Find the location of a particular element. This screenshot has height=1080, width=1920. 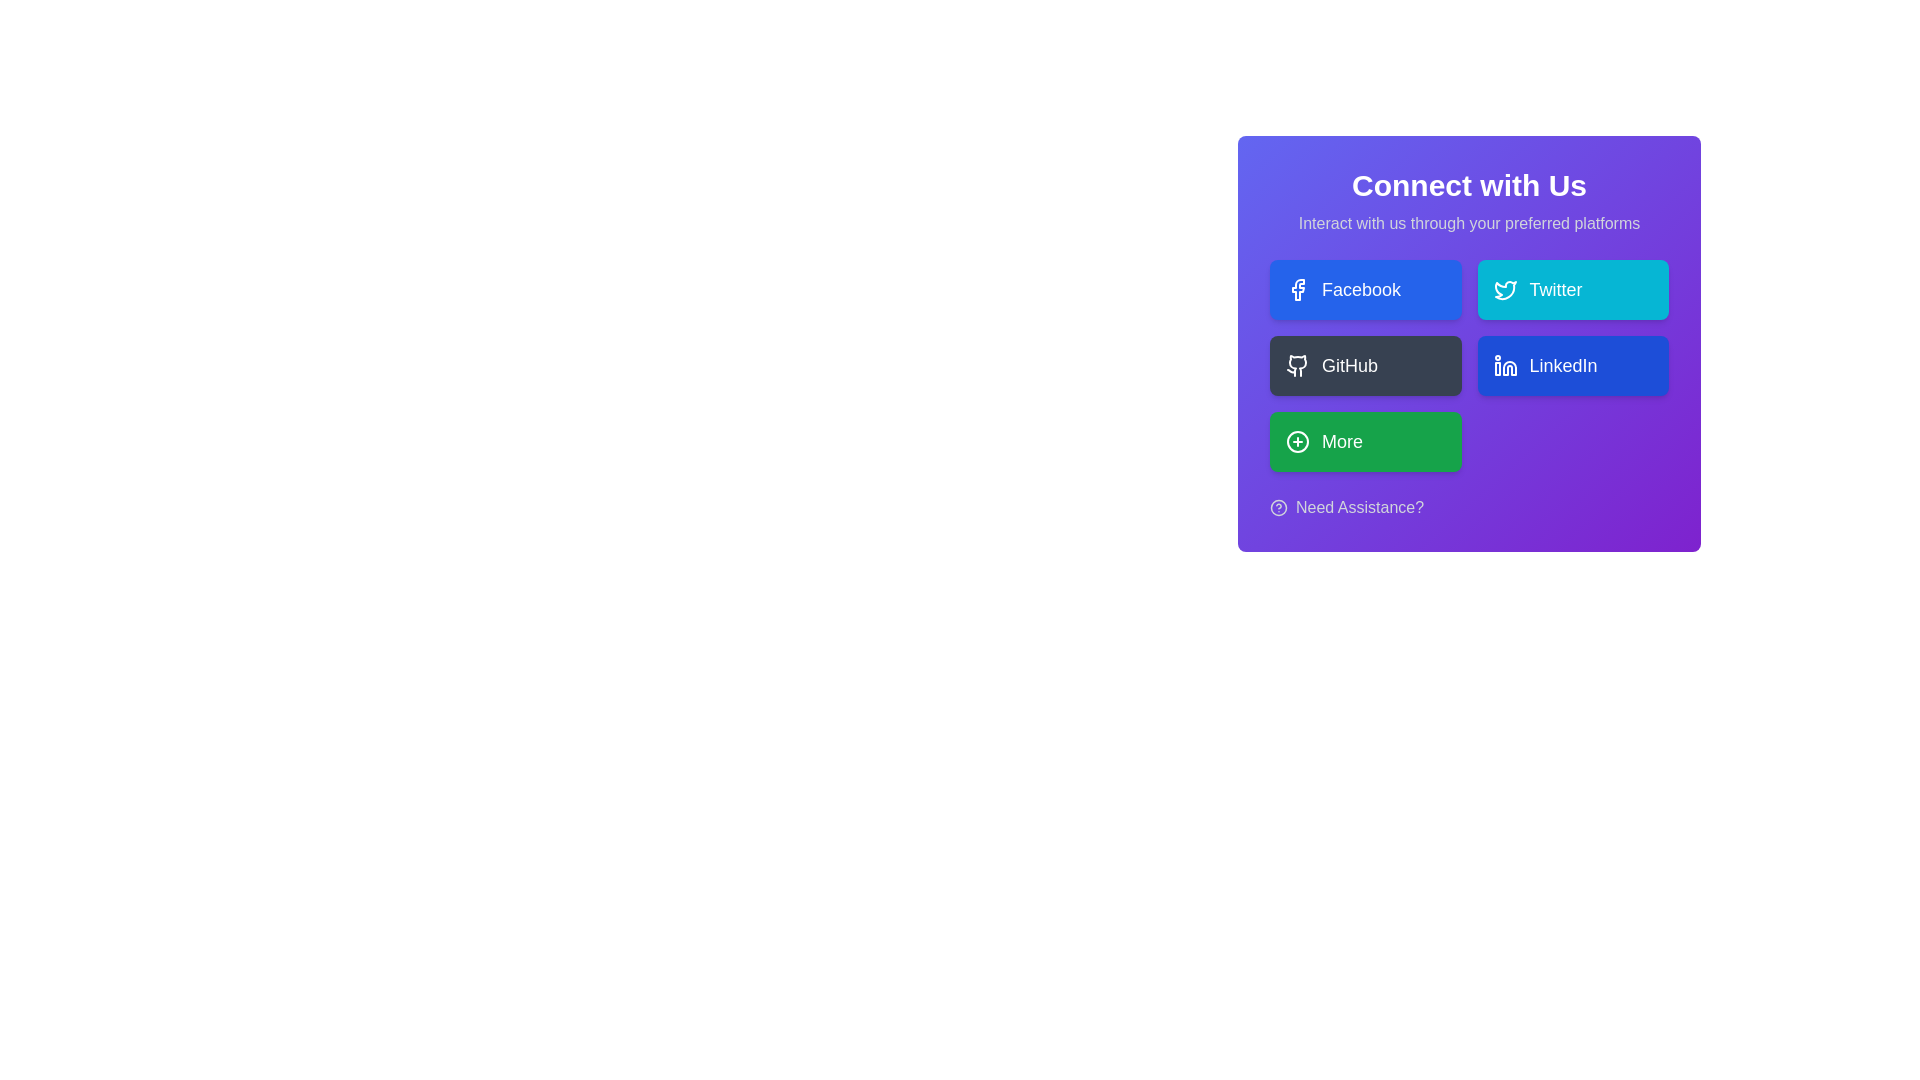

the circular icon with a question mark inside, located to the left of the text 'Need Assistance?' is located at coordinates (1277, 507).